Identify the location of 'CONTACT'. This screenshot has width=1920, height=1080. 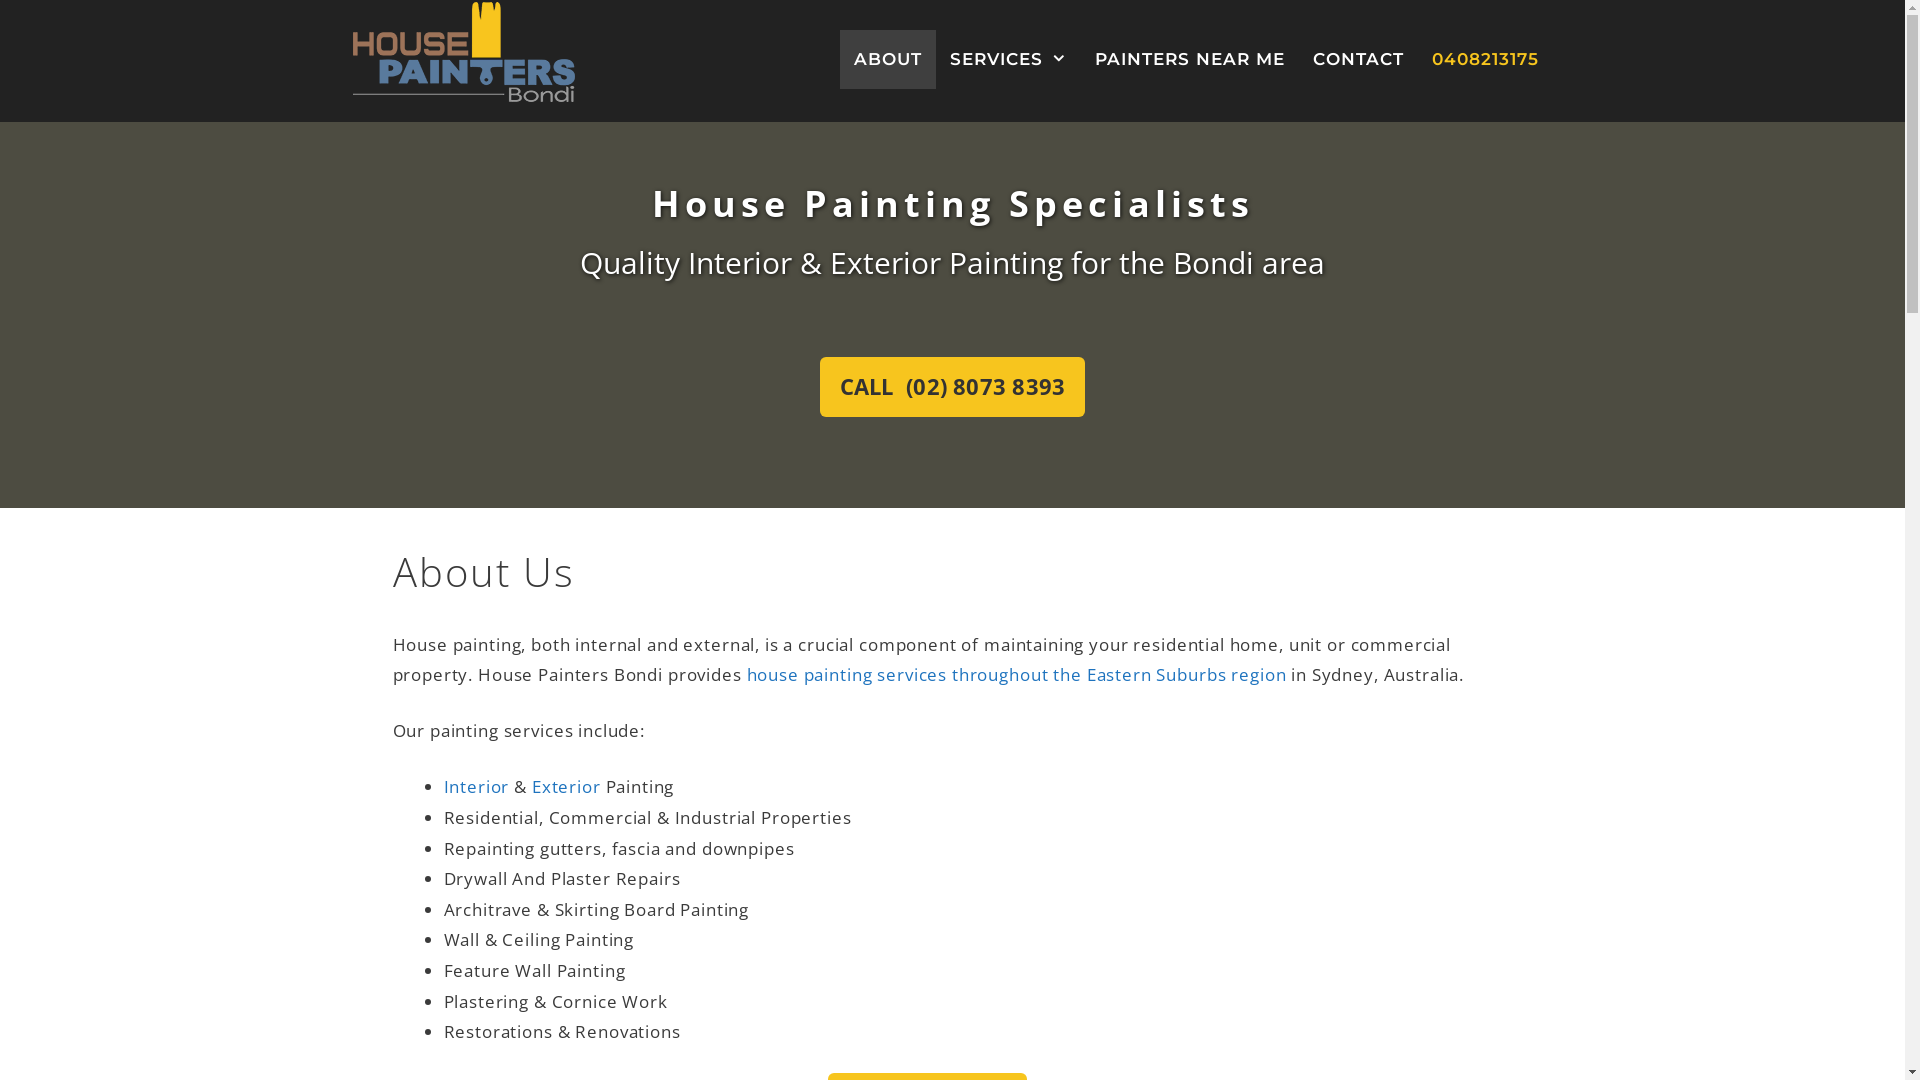
(1357, 58).